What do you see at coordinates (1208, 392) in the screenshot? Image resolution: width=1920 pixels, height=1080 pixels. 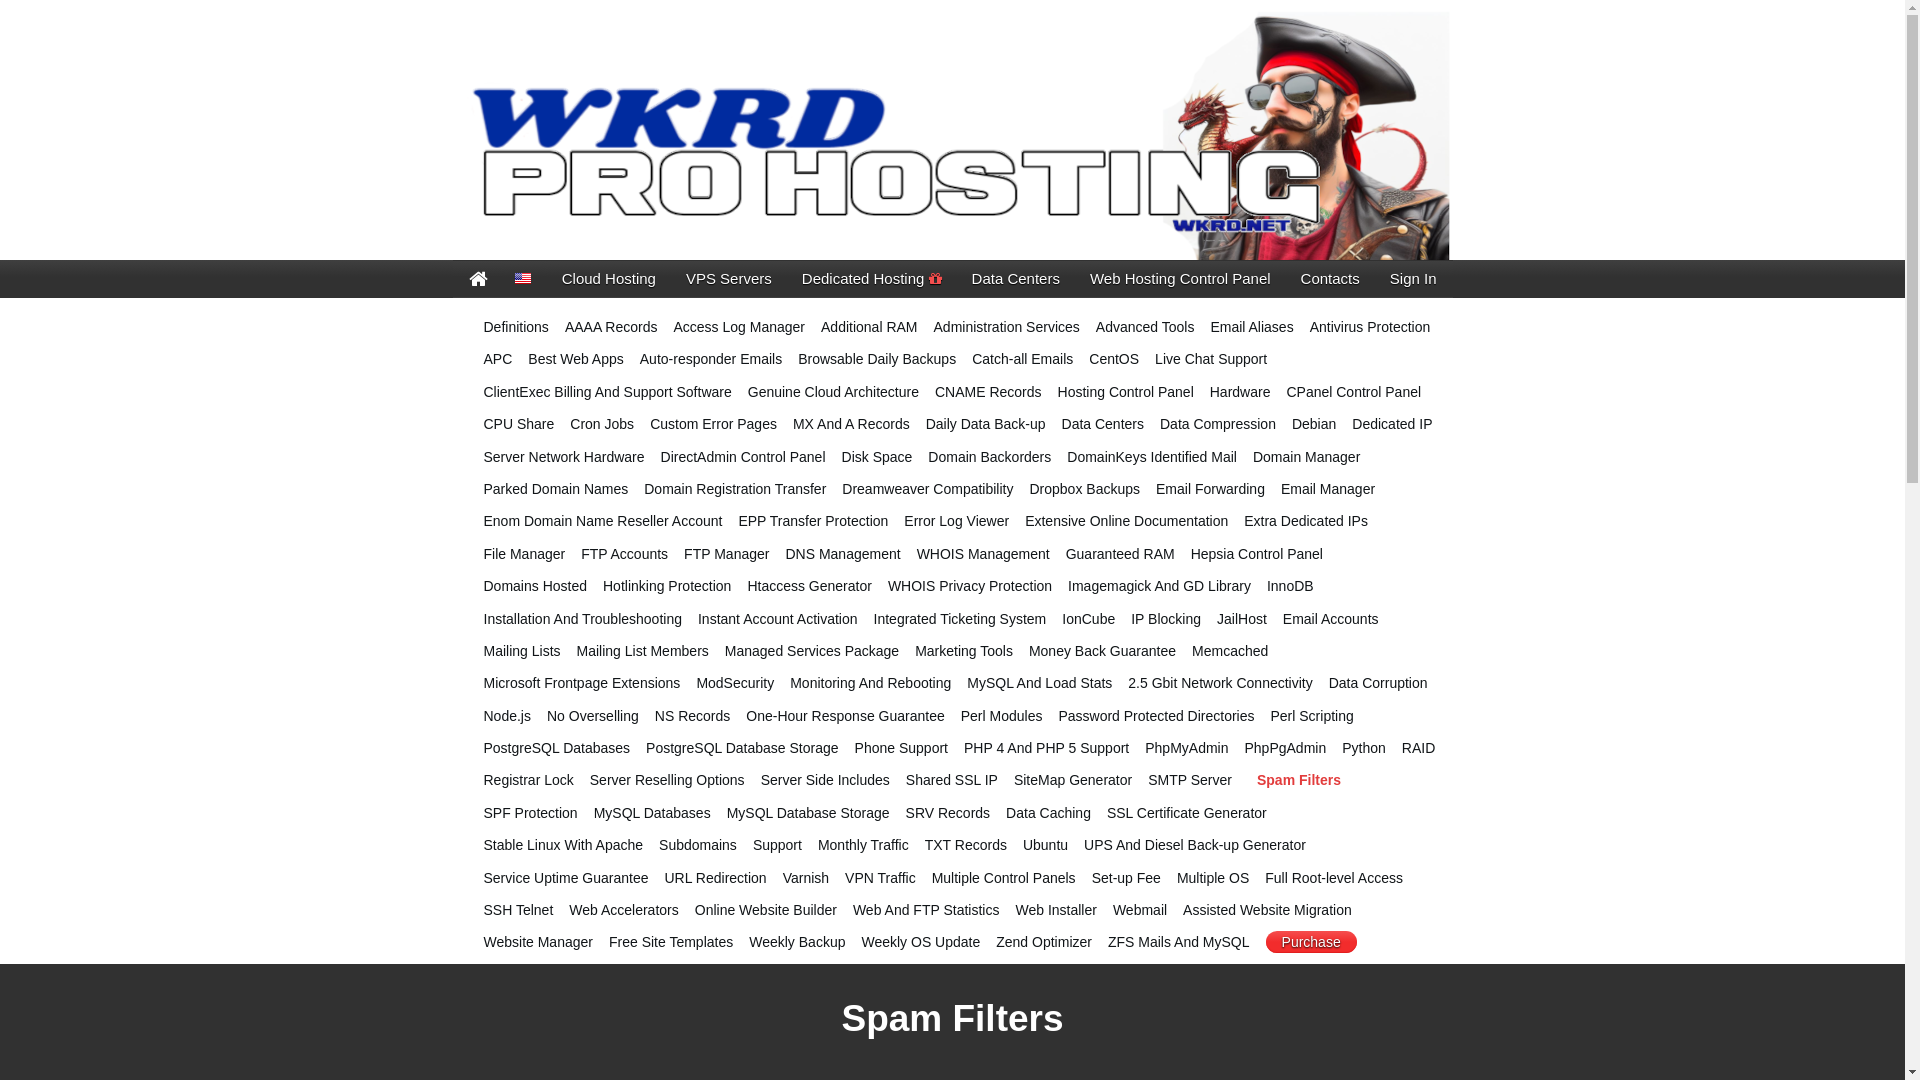 I see `'Hardware'` at bounding box center [1208, 392].